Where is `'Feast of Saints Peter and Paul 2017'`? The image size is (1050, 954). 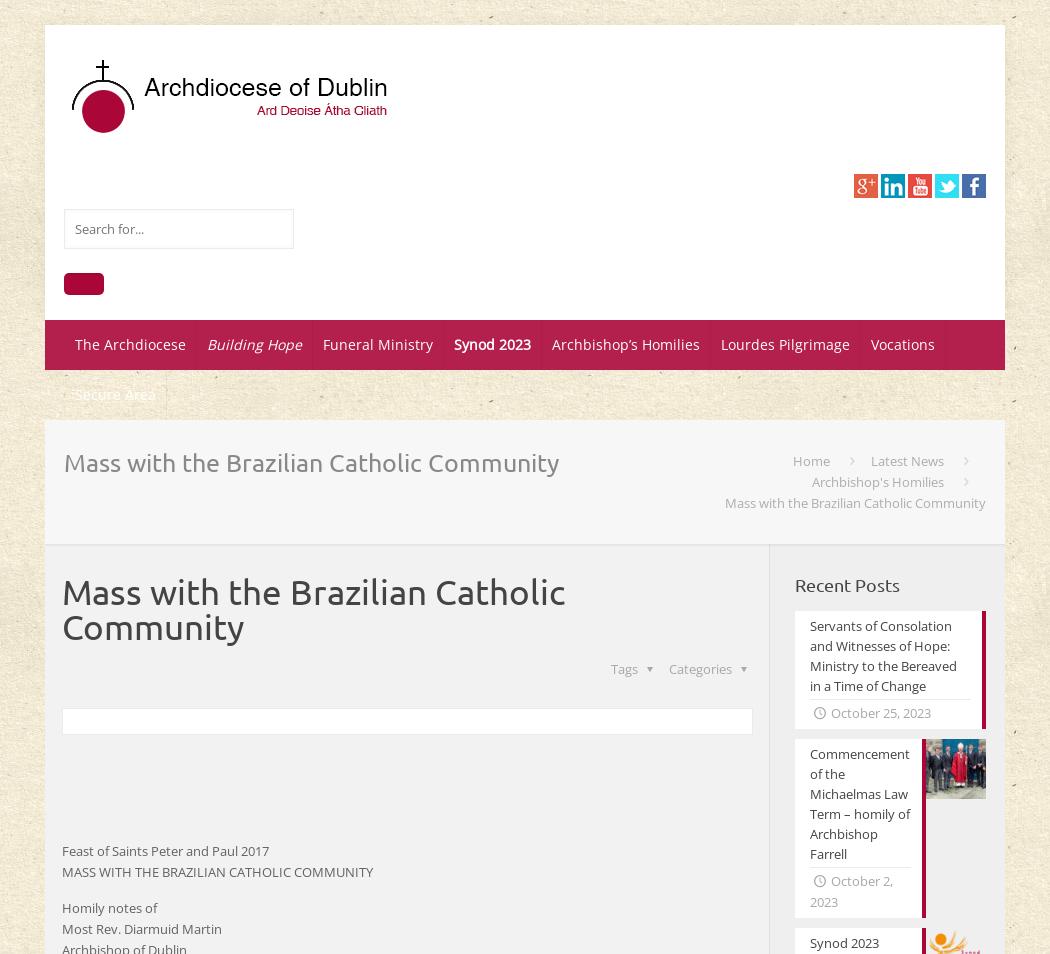 'Feast of Saints Peter and Paul 2017' is located at coordinates (165, 850).